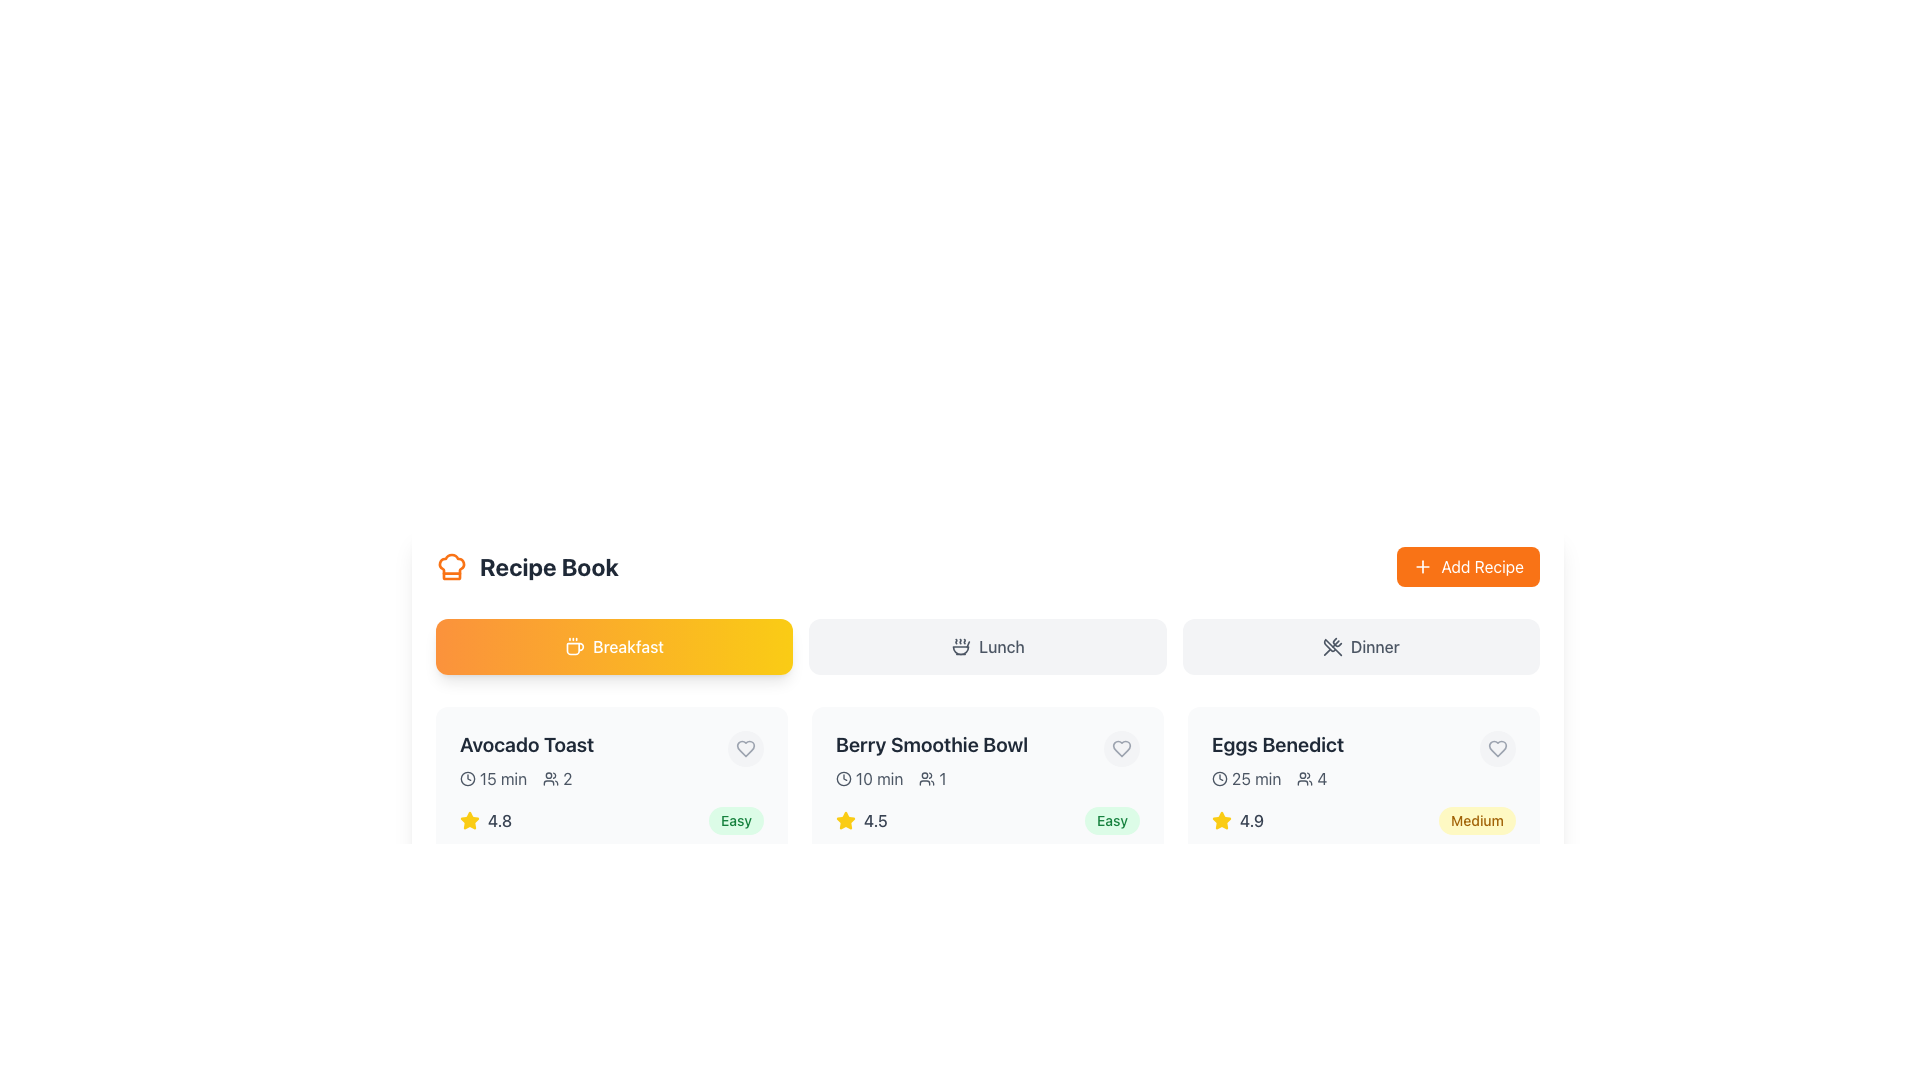 The width and height of the screenshot is (1920, 1080). I want to click on the text label that indicates the rating value for the associated item 'Eggs Benedict', positioned to the right of the star icon in the rating section, so click(1251, 821).